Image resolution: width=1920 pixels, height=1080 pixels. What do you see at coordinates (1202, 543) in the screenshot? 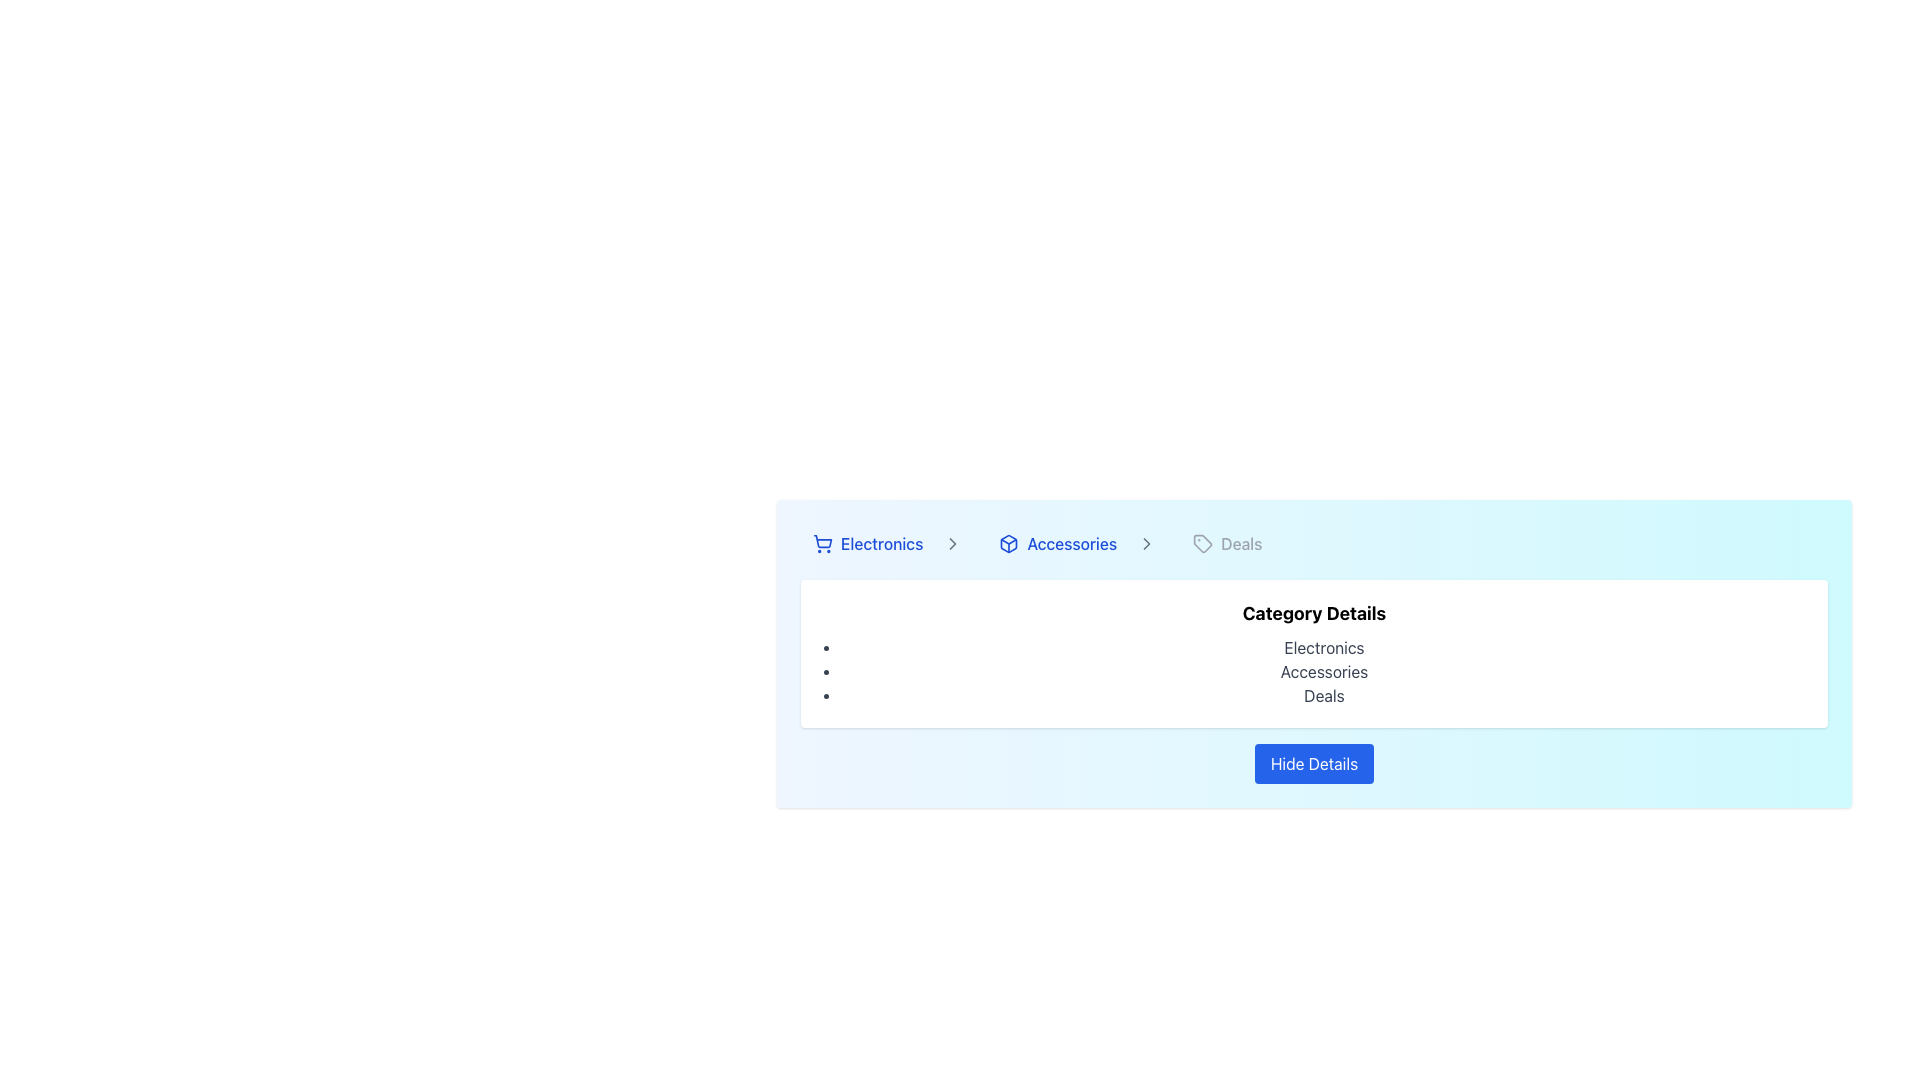
I see `the decorative icon in the breadcrumbs navigation that enhances the visual representation of the 'Deals' link, positioned before the 'Deals' label` at bounding box center [1202, 543].